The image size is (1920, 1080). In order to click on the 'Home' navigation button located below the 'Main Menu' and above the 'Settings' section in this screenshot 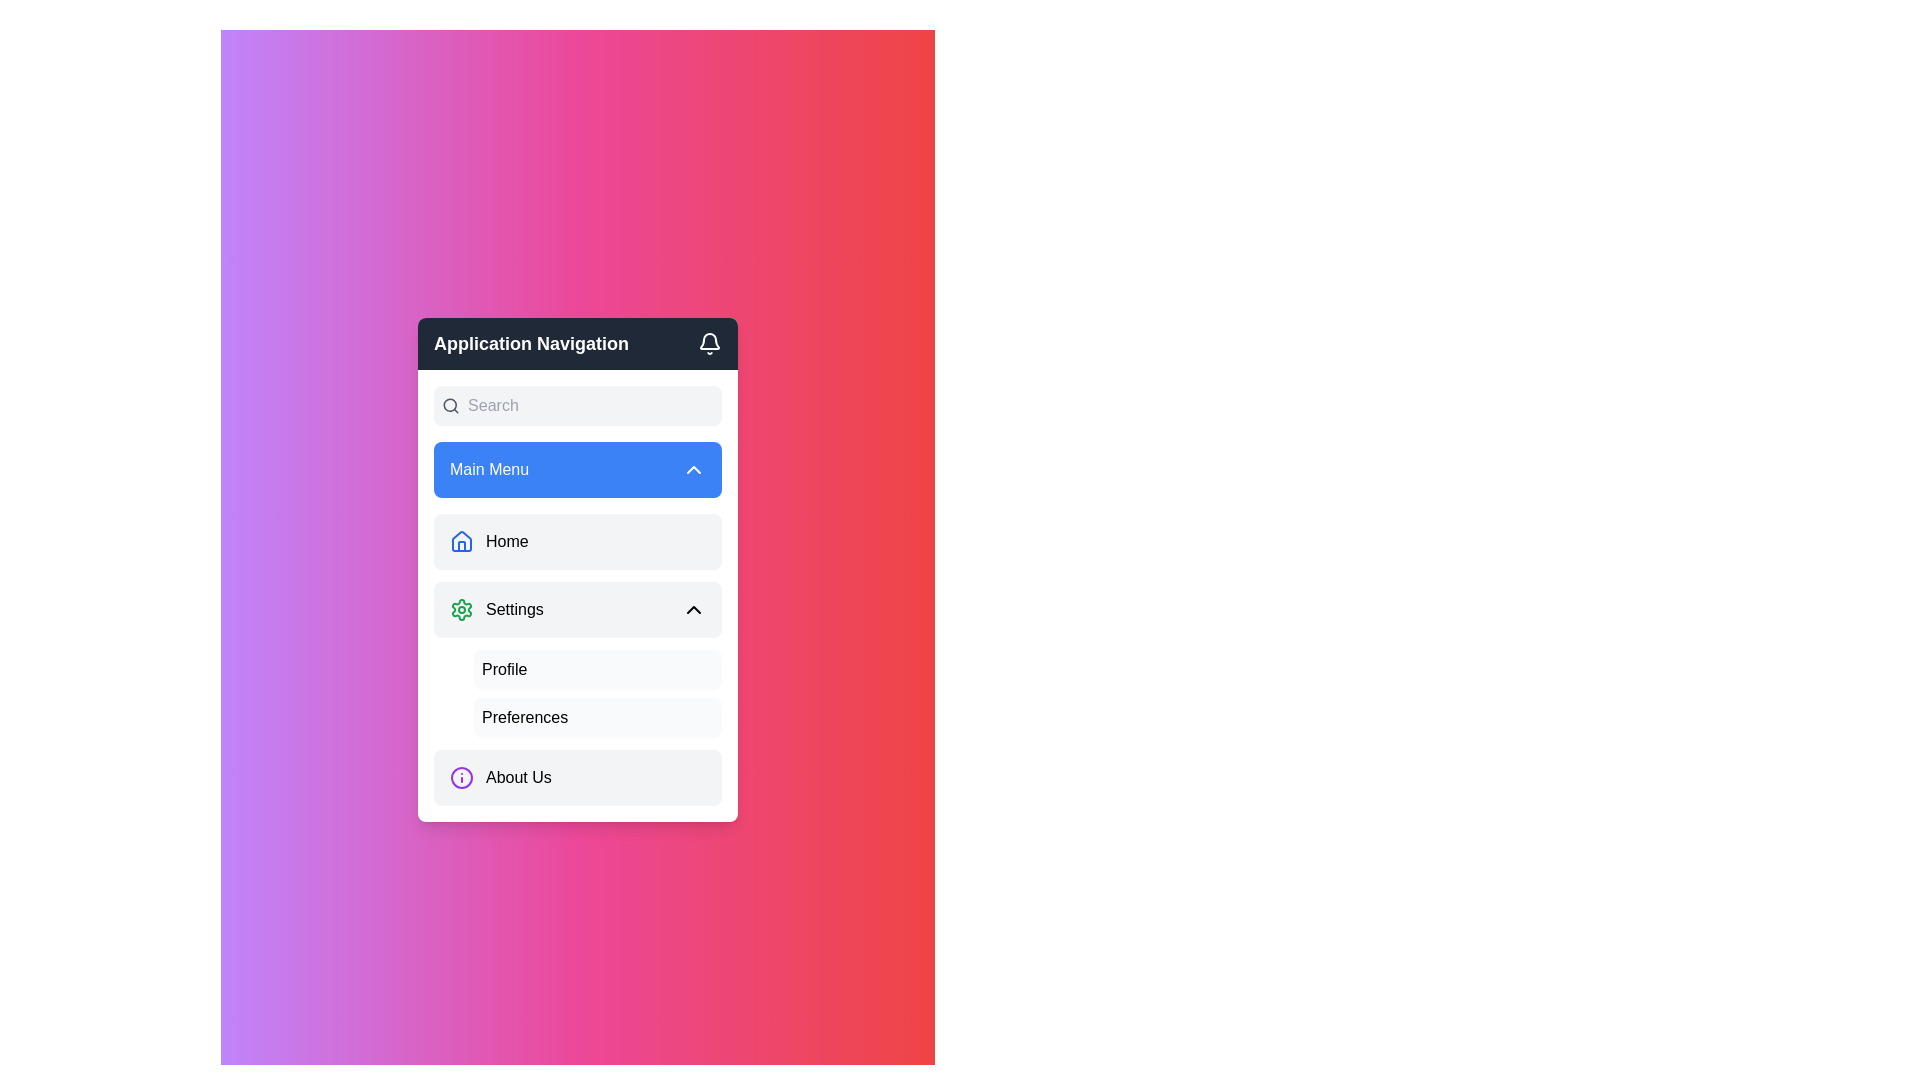, I will do `click(576, 542)`.